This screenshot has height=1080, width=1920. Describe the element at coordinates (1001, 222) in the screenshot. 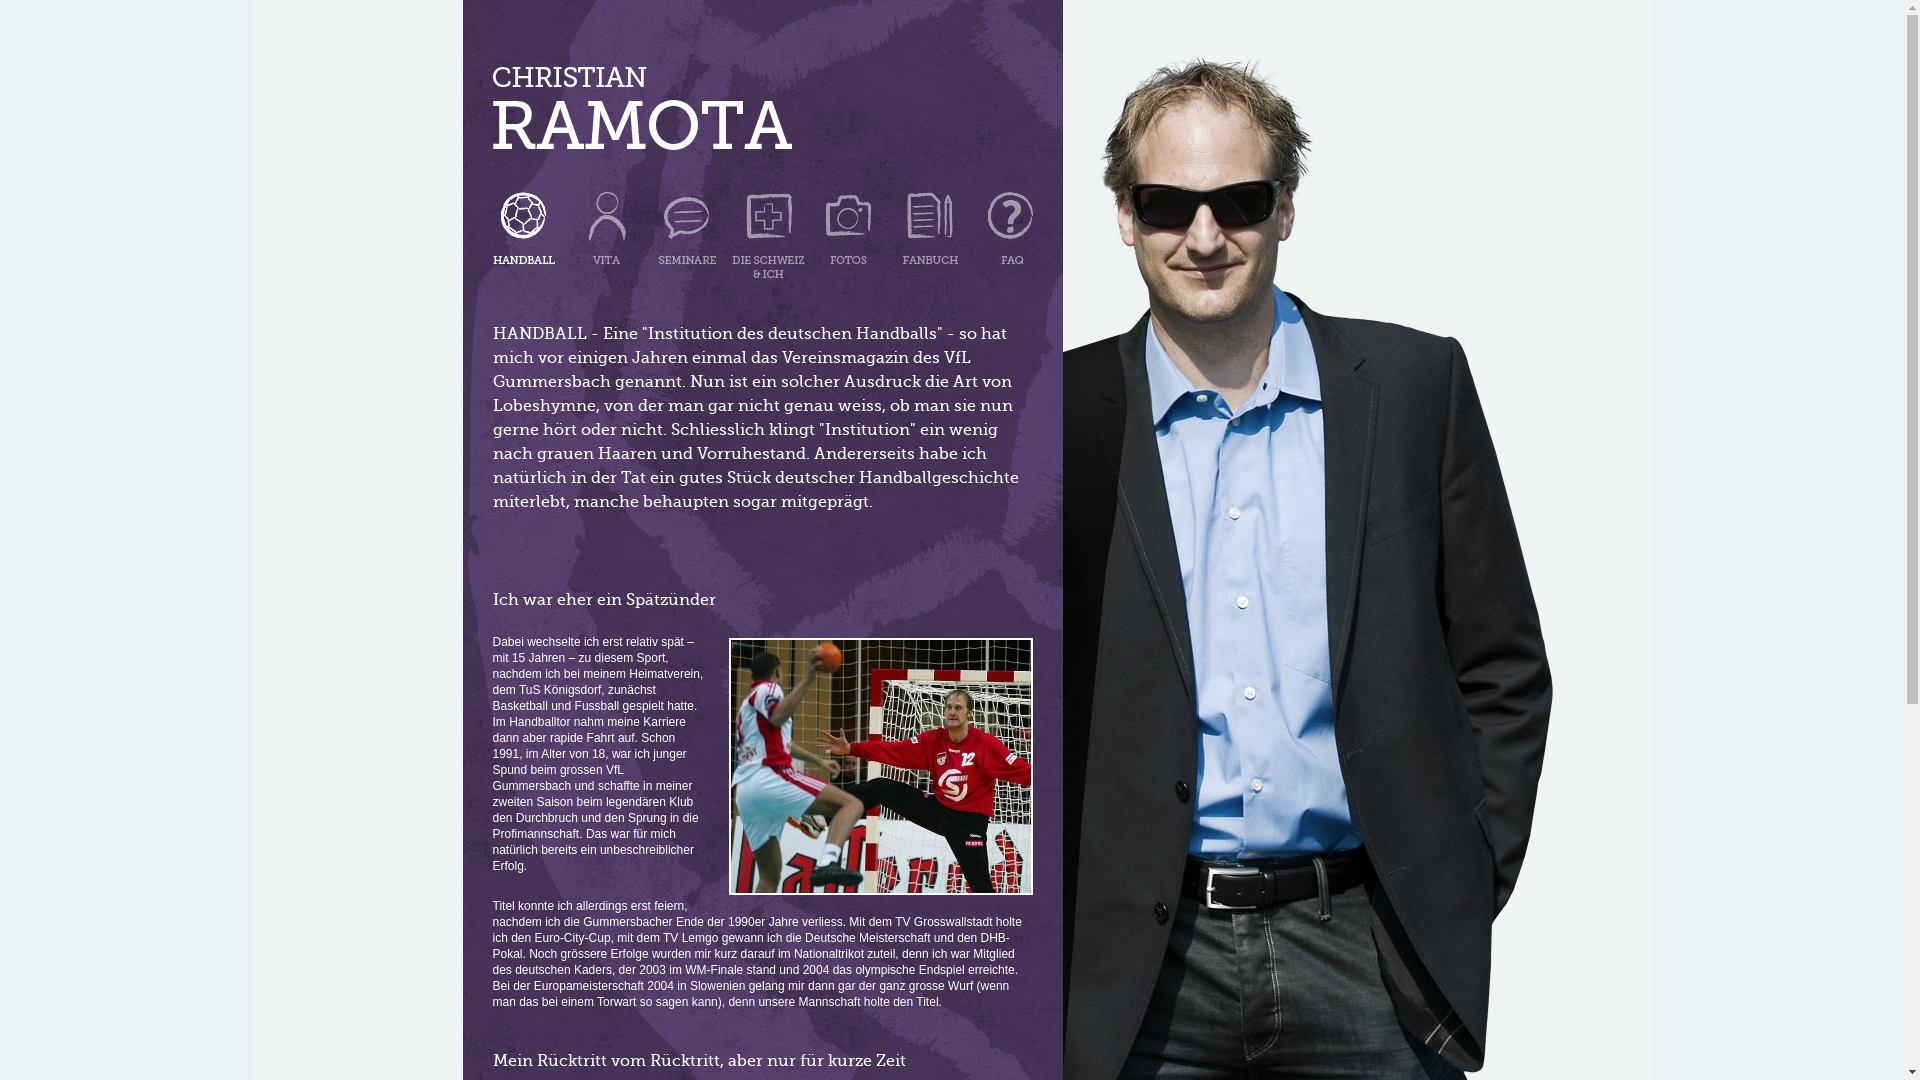

I see `' '` at that location.